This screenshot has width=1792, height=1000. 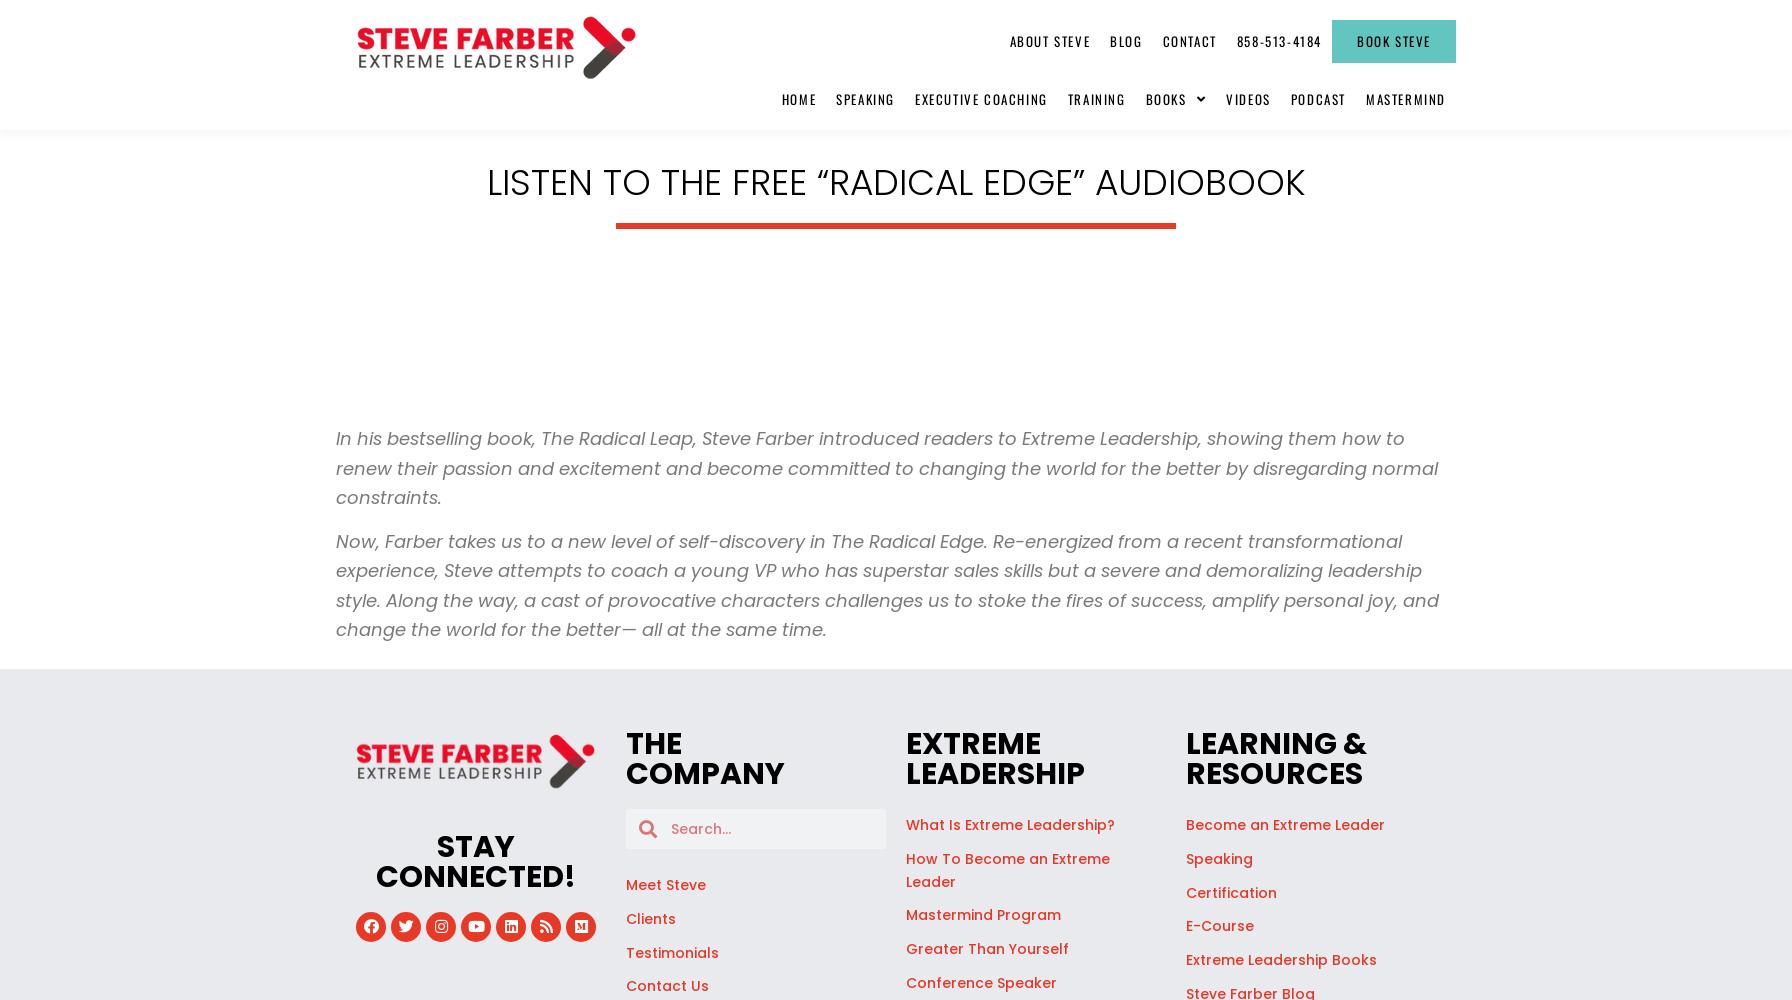 What do you see at coordinates (1109, 41) in the screenshot?
I see `'Blog'` at bounding box center [1109, 41].